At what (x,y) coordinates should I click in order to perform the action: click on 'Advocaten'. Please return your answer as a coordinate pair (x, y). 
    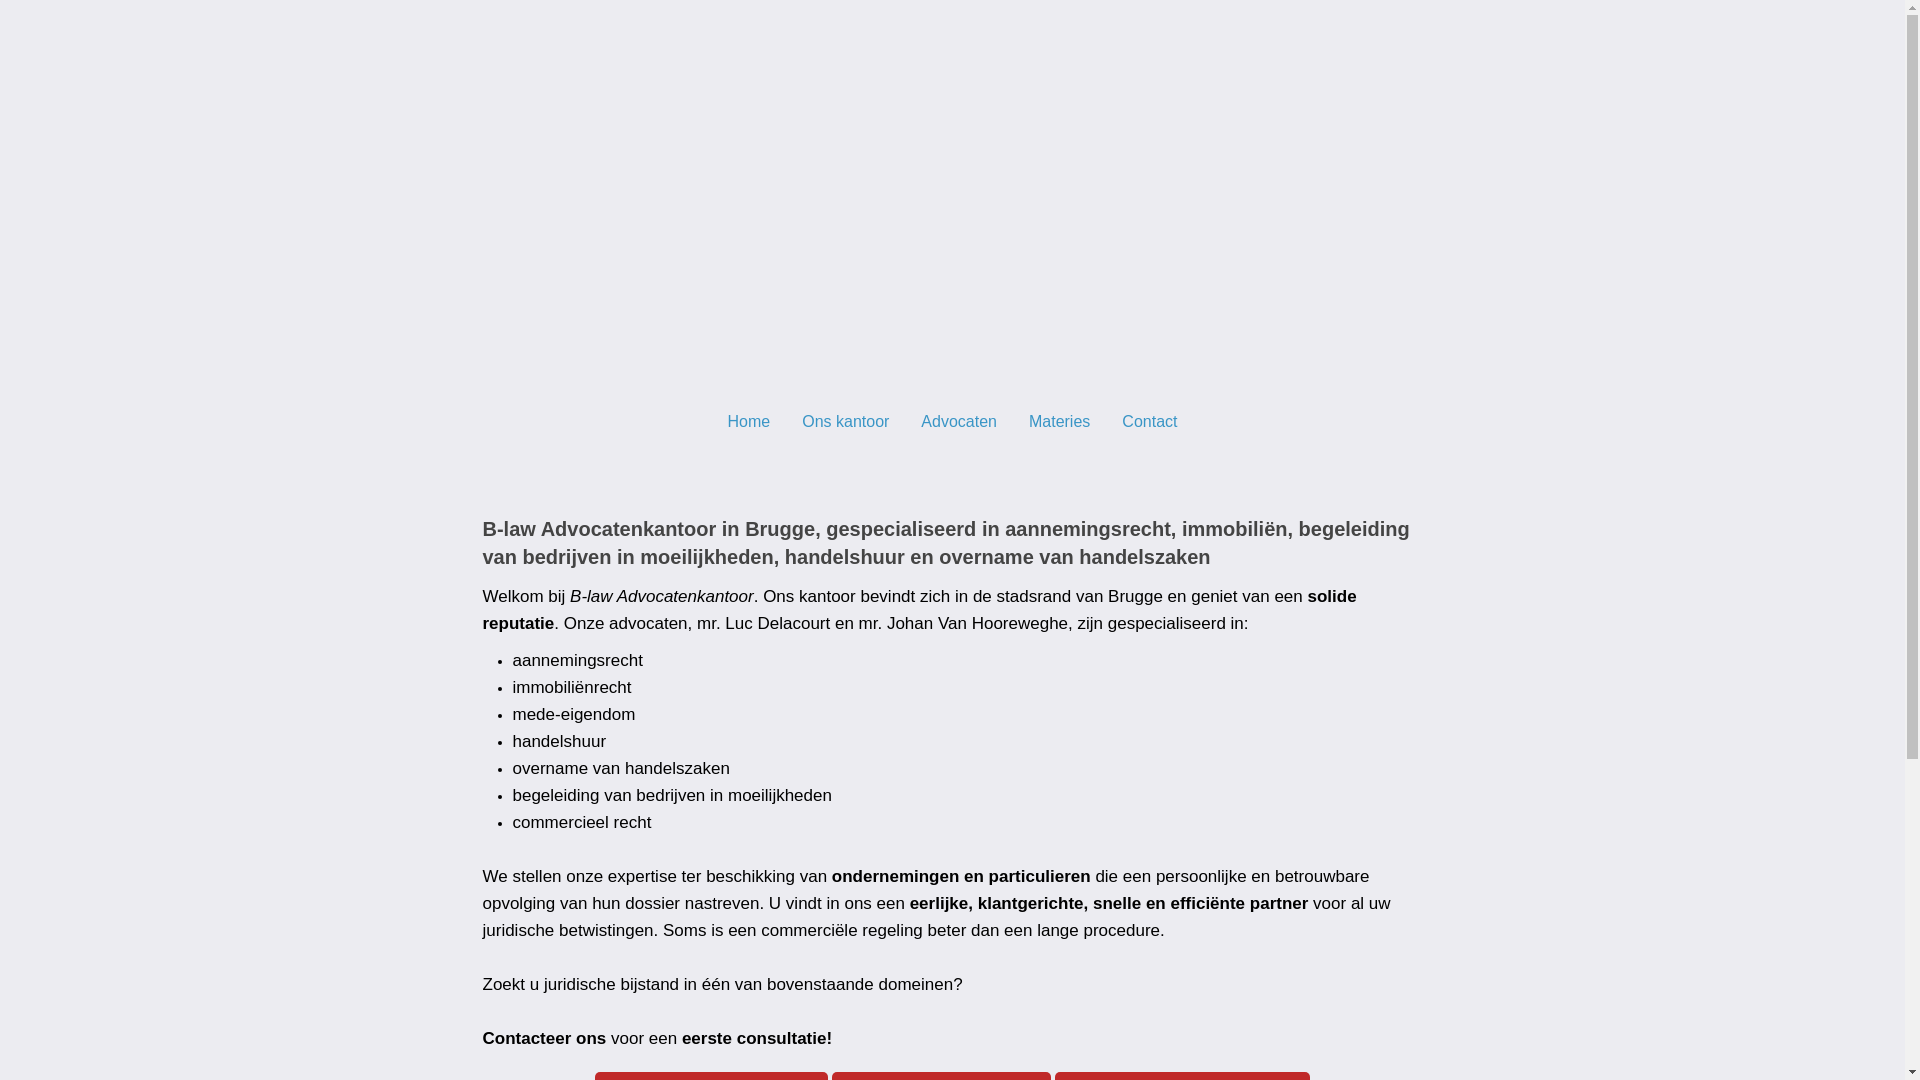
    Looking at the image, I should click on (958, 418).